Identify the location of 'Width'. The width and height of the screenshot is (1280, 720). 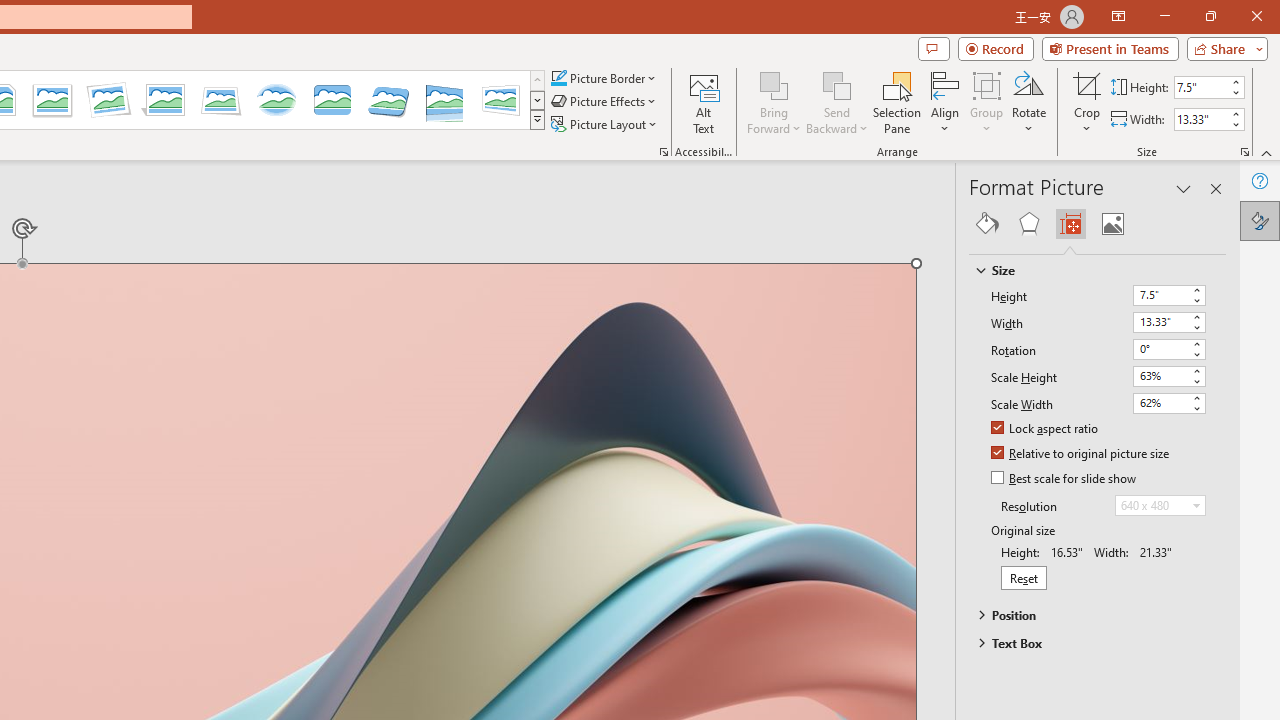
(1169, 321).